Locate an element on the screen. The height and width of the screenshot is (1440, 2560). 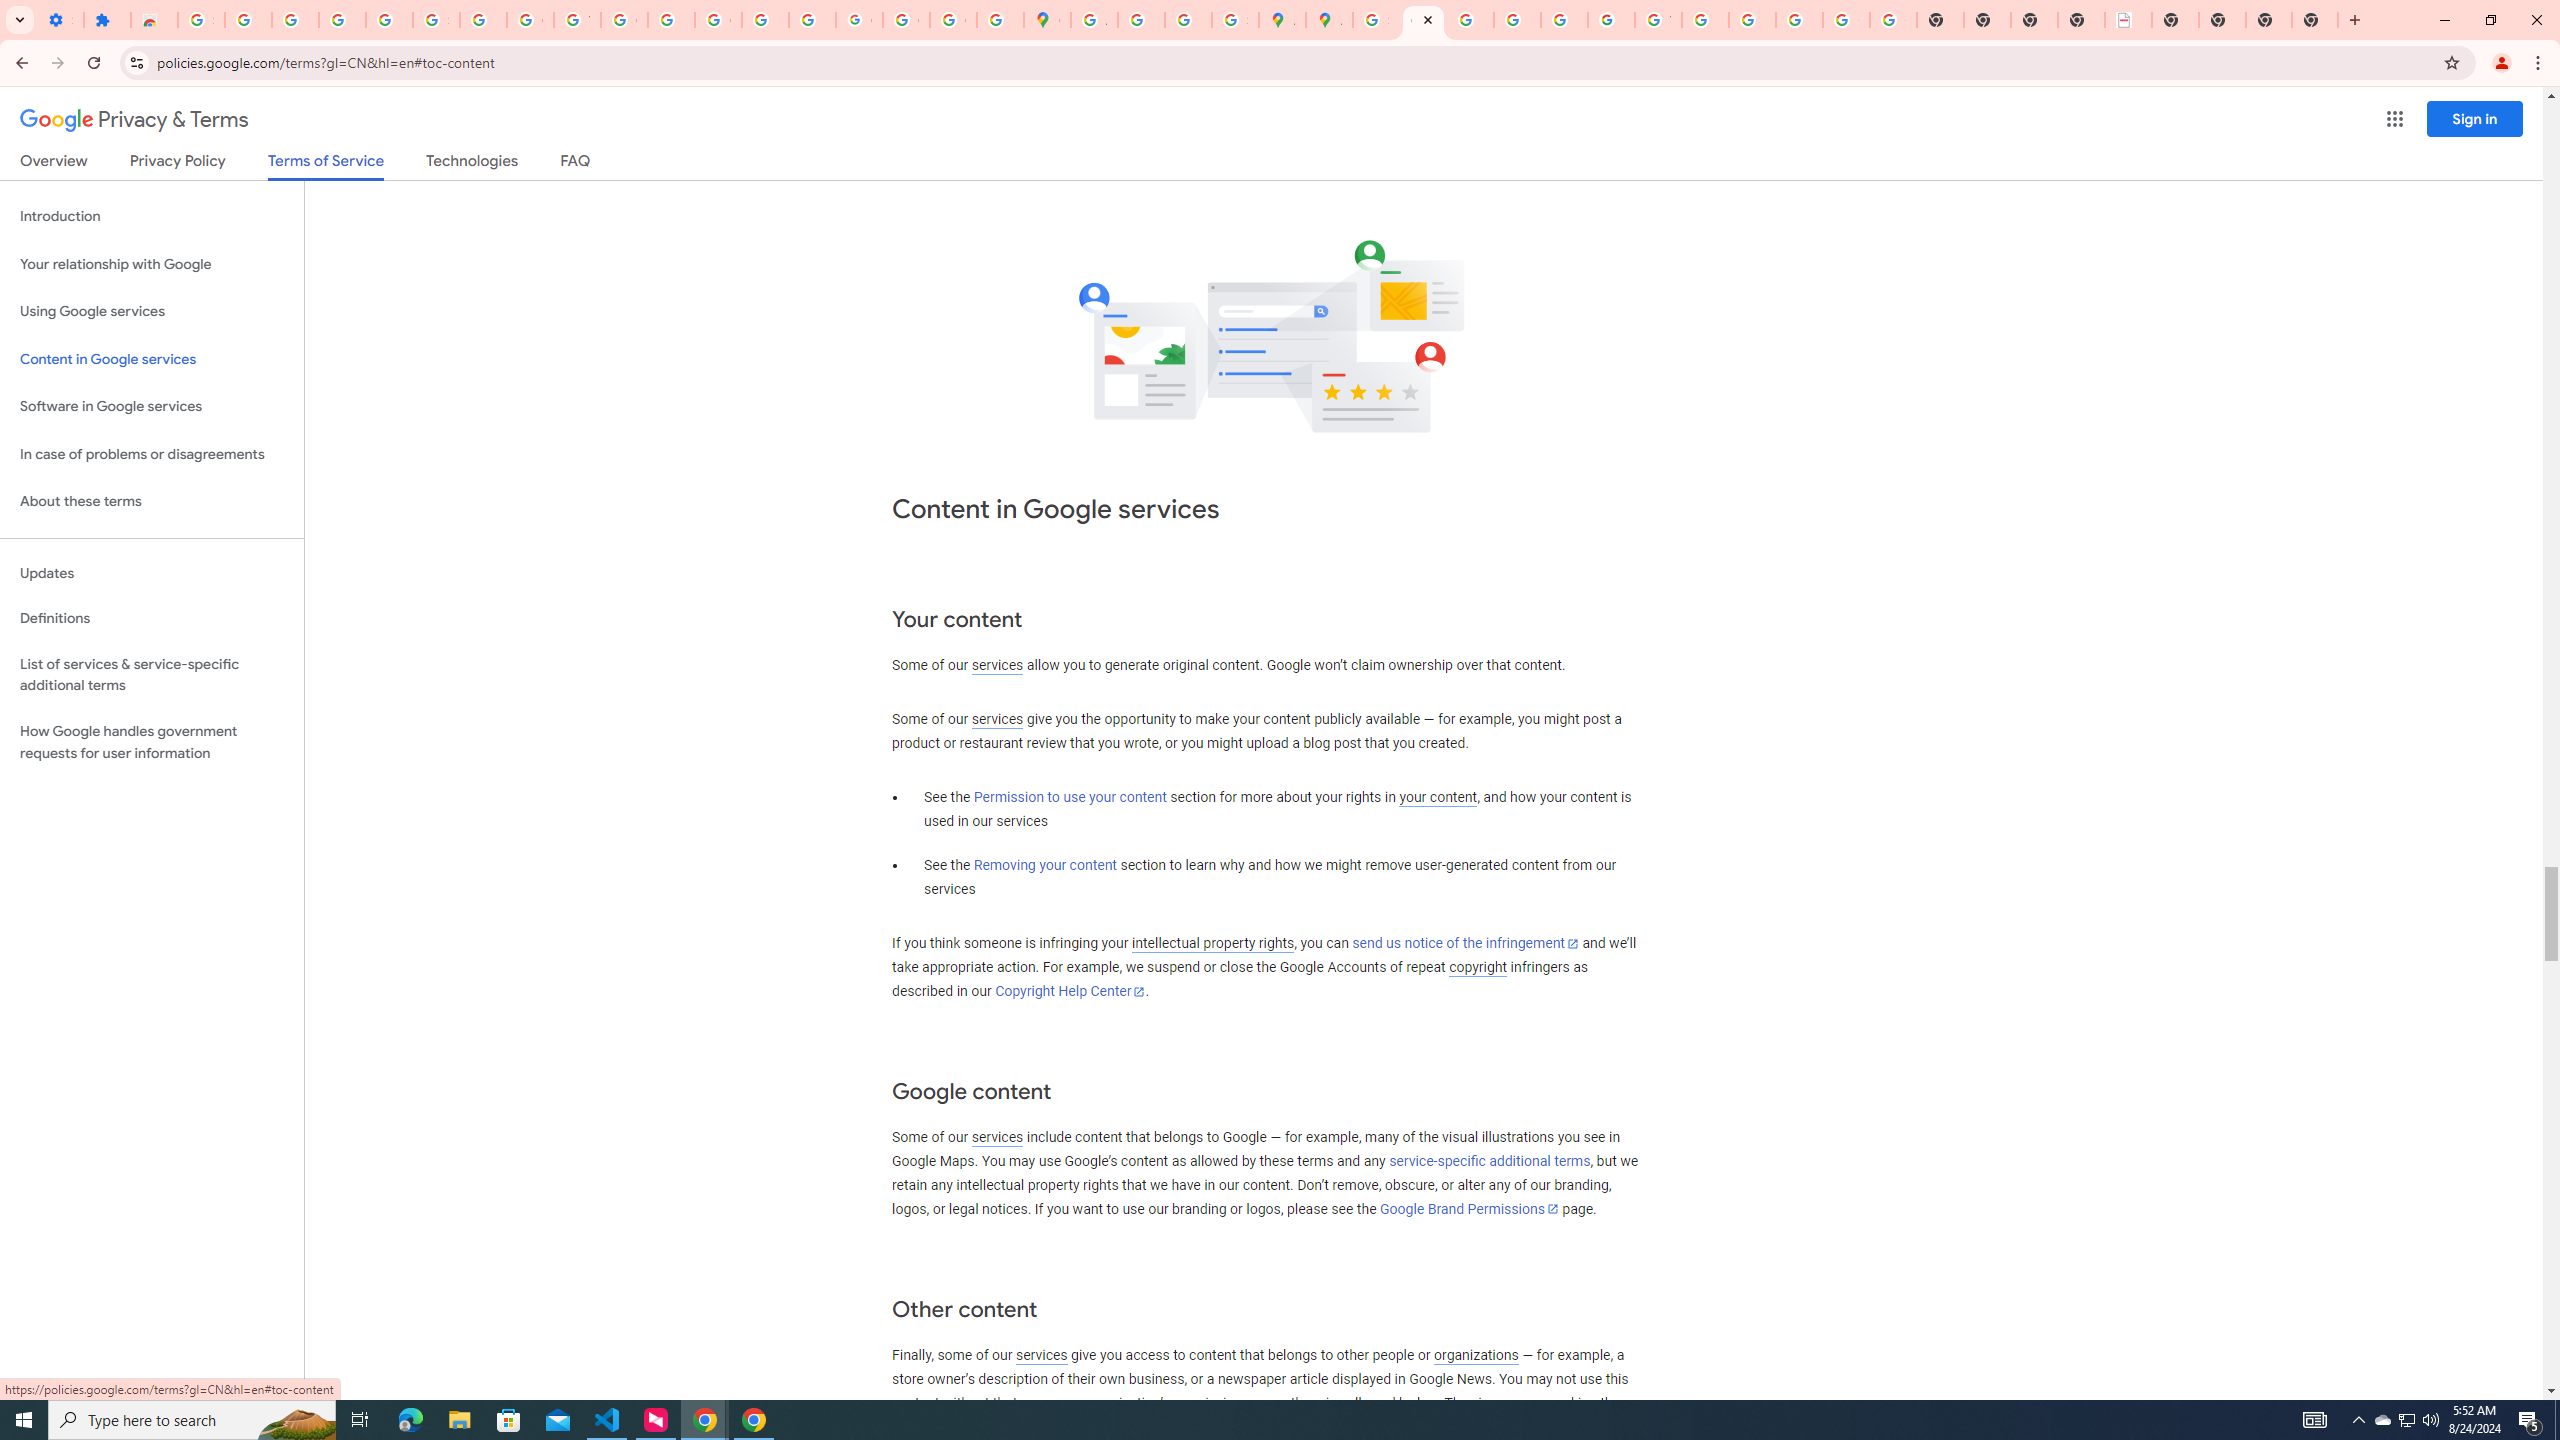
'copyright' is located at coordinates (1477, 968).